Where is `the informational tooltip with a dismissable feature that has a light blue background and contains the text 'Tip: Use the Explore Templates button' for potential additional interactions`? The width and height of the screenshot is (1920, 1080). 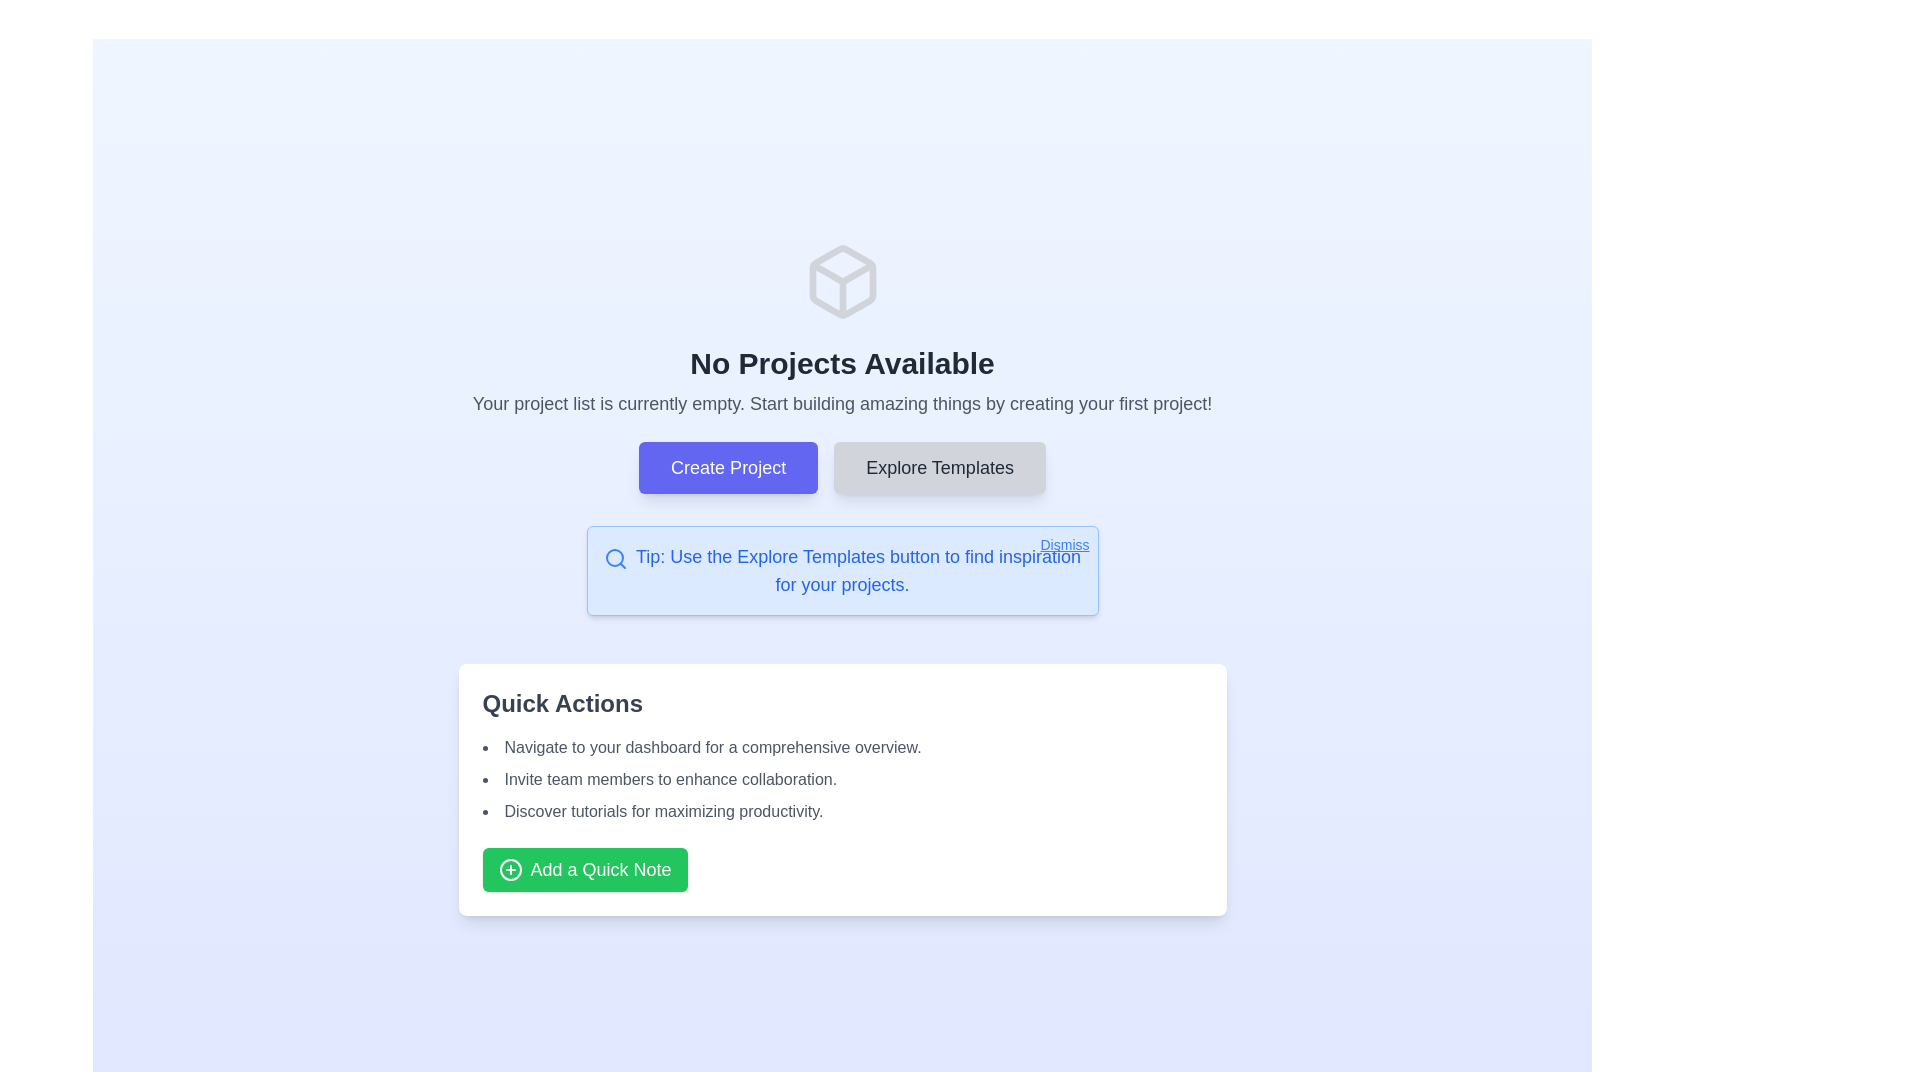 the informational tooltip with a dismissable feature that has a light blue background and contains the text 'Tip: Use the Explore Templates button' for potential additional interactions is located at coordinates (842, 570).